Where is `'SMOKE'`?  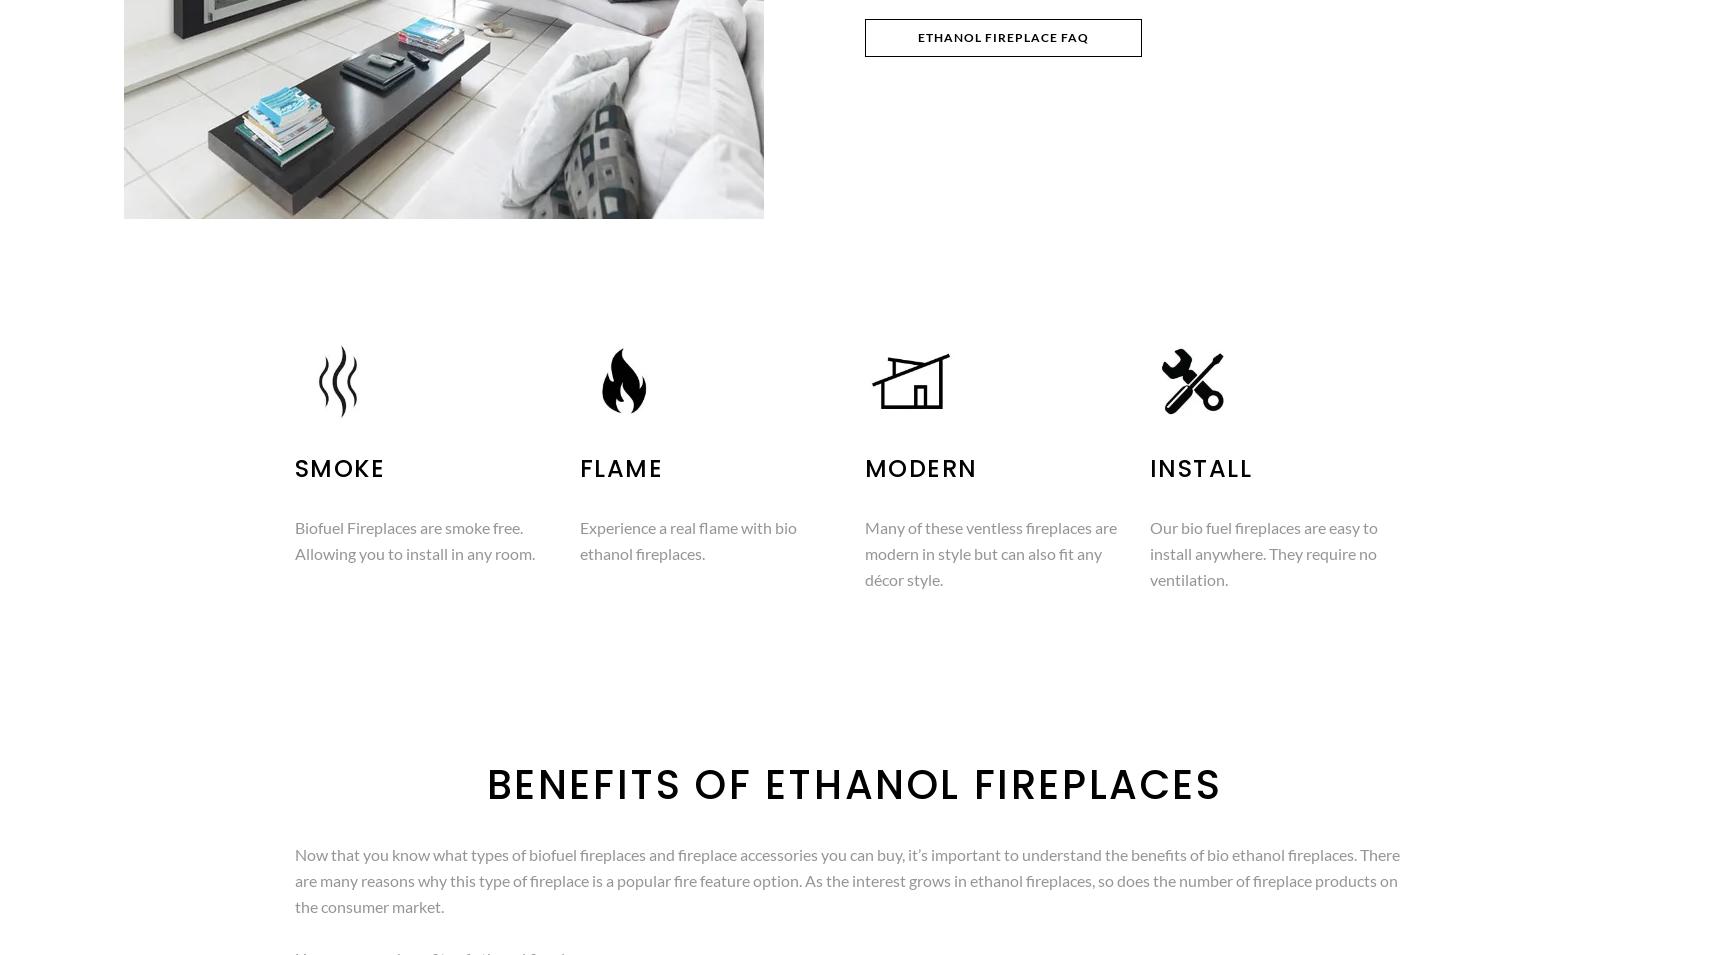
'SMOKE' is located at coordinates (338, 467).